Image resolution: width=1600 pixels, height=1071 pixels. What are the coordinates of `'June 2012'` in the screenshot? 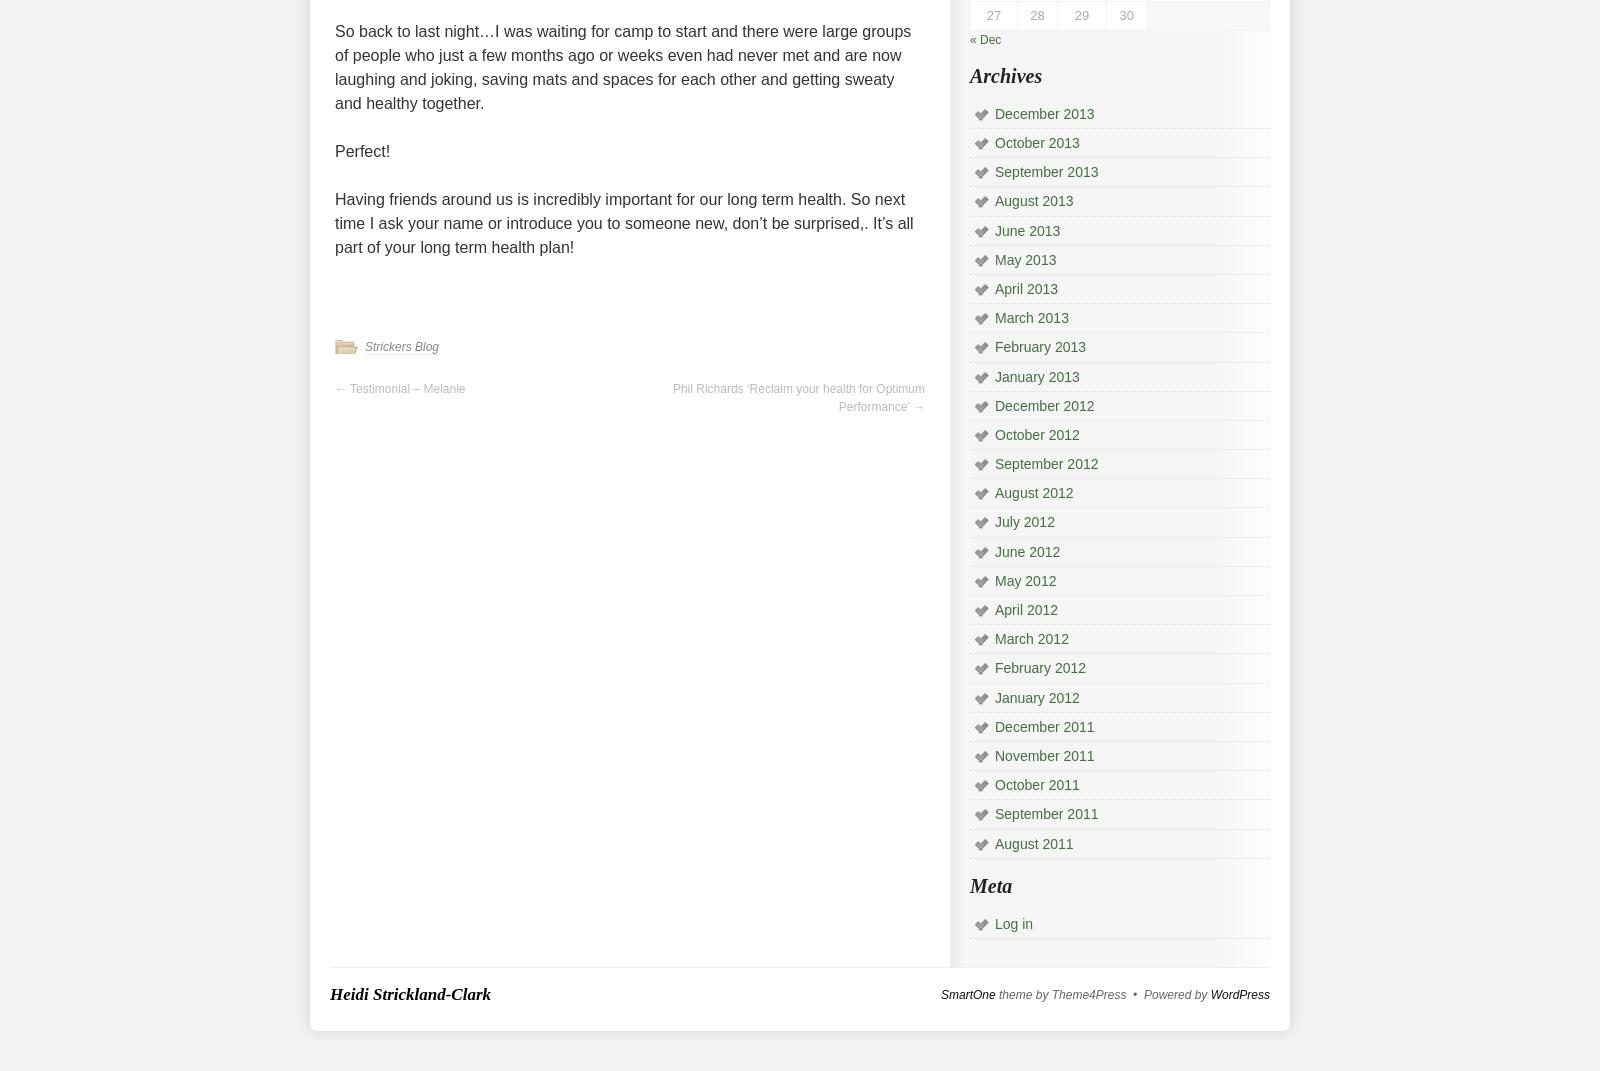 It's located at (994, 551).